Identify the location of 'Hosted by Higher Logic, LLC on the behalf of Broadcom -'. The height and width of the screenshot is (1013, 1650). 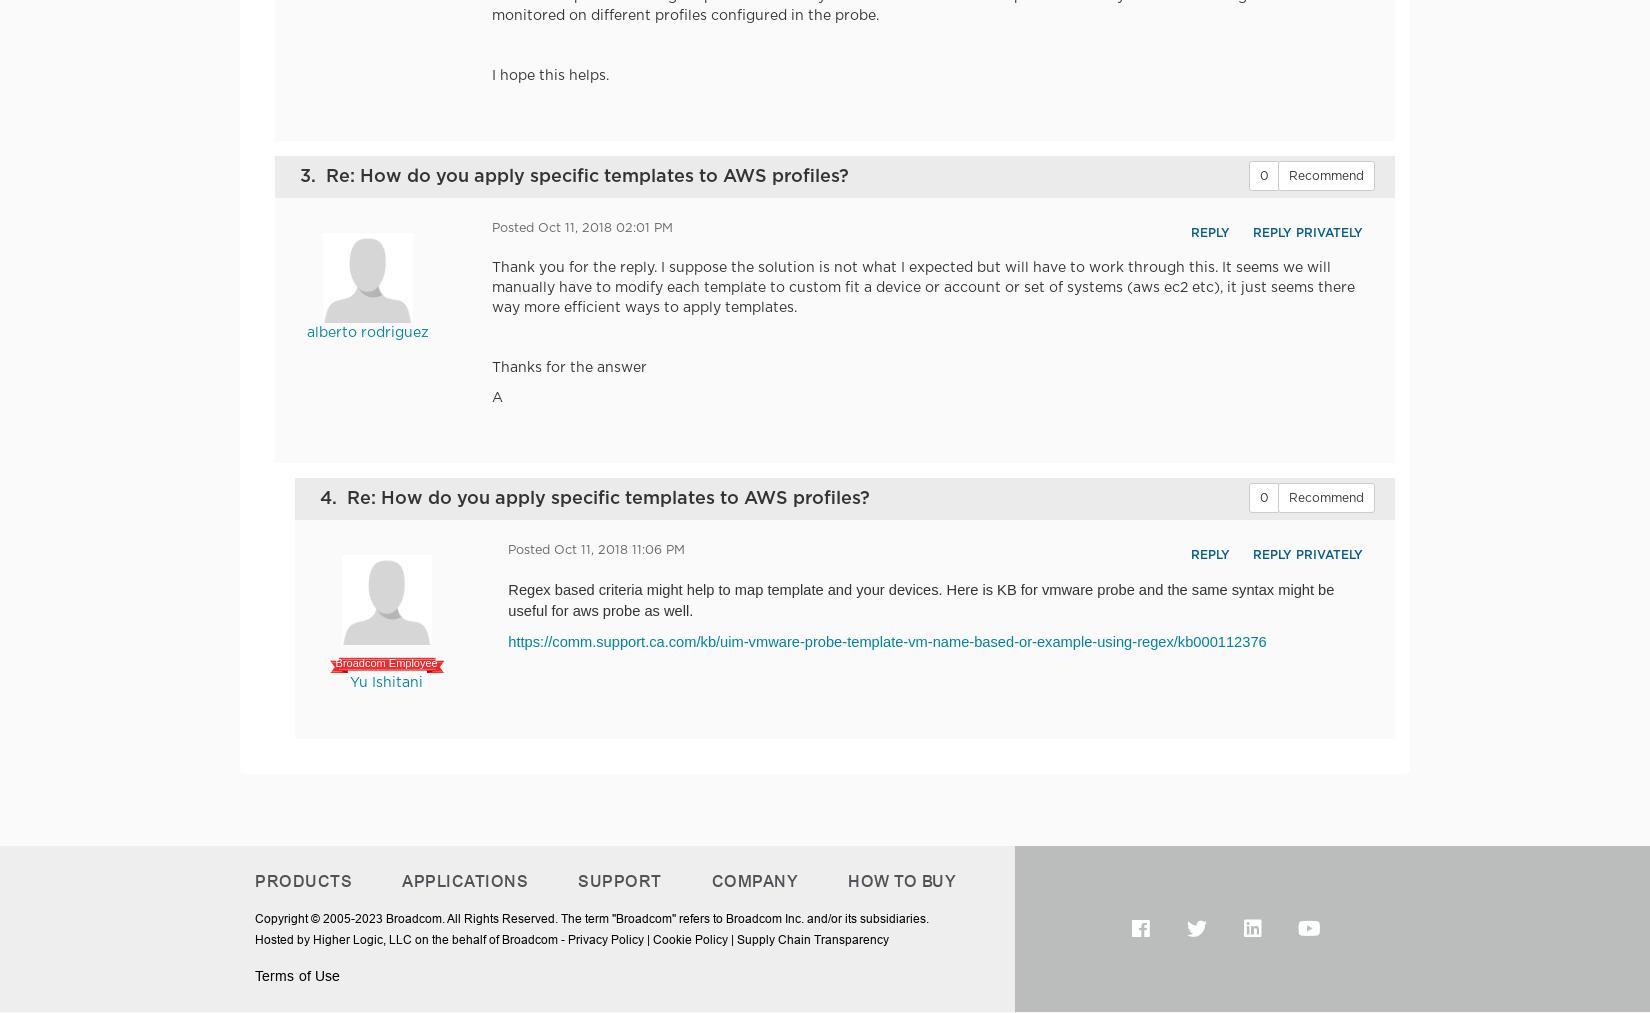
(411, 938).